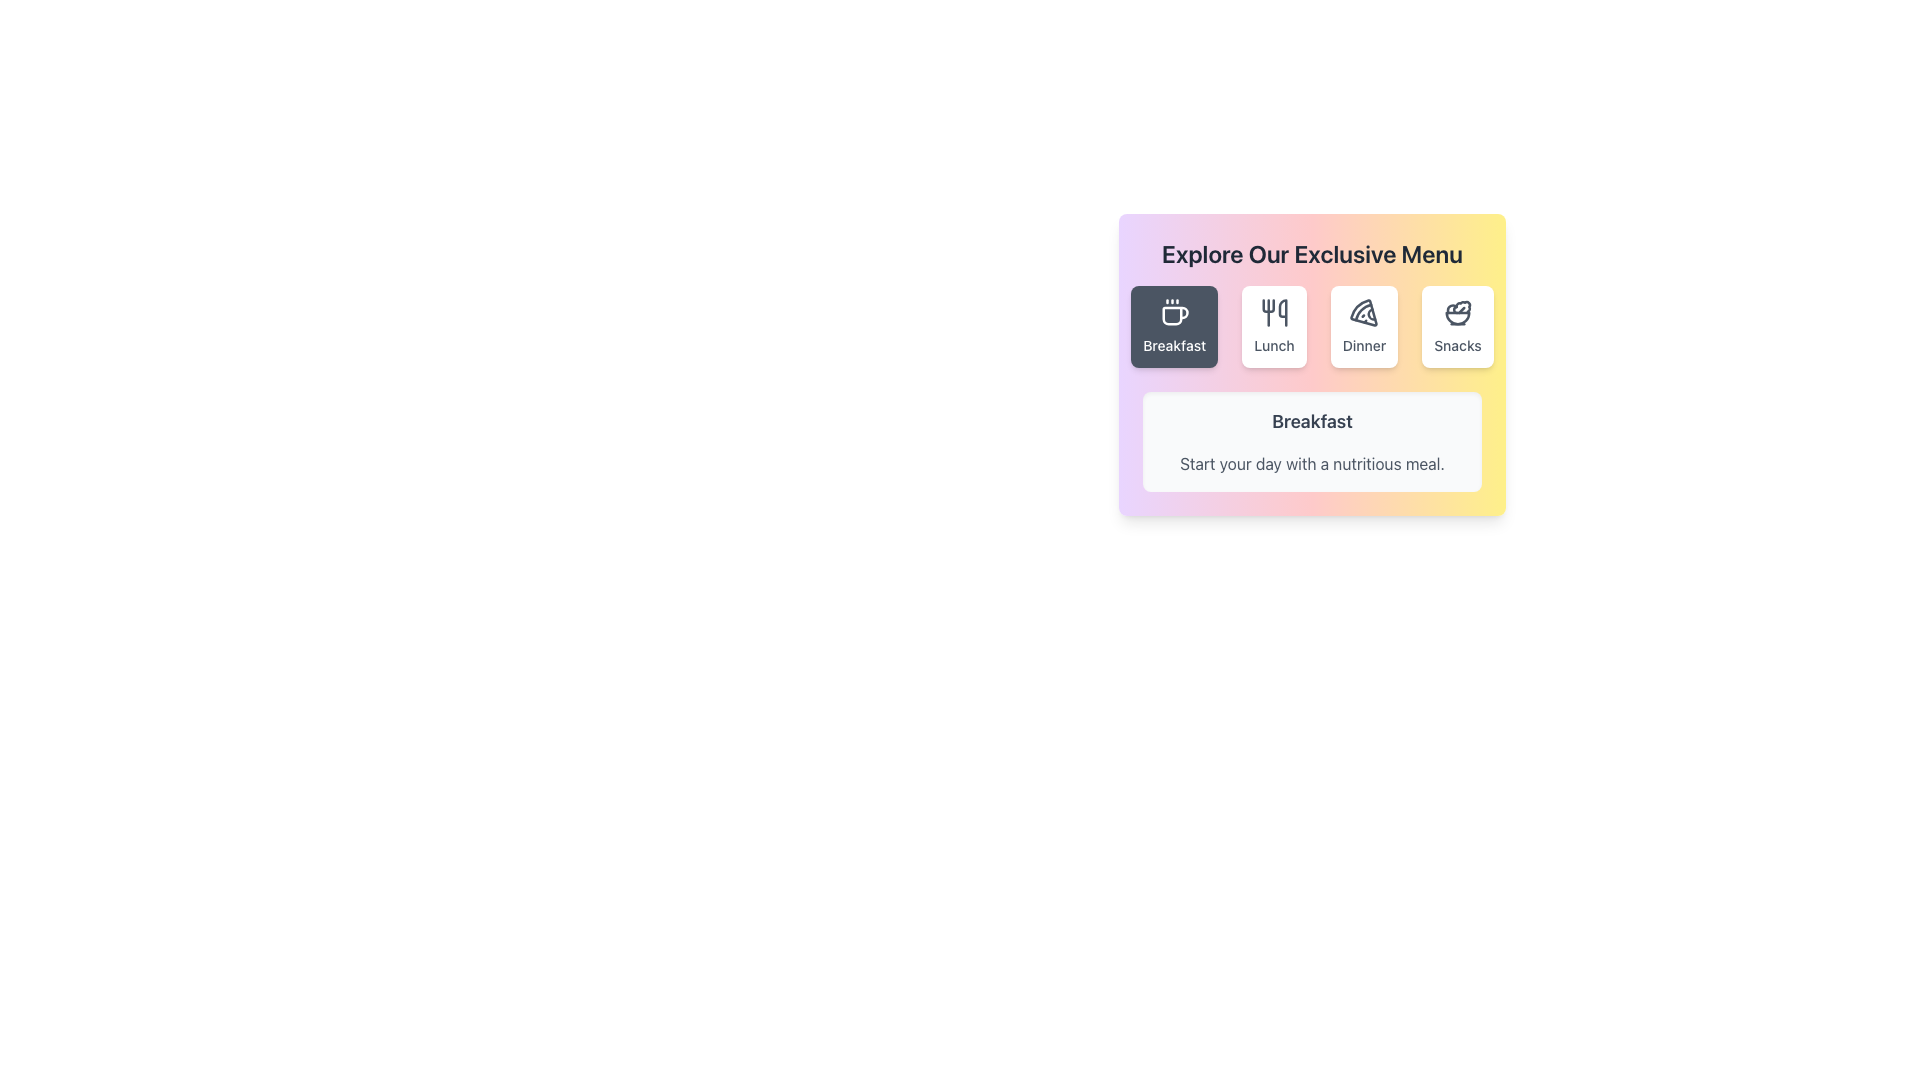  What do you see at coordinates (1174, 312) in the screenshot?
I see `the SVG icon representing the 'Breakfast' category, located above the 'Breakfast' text in the first button of a horizontal row of four buttons` at bounding box center [1174, 312].